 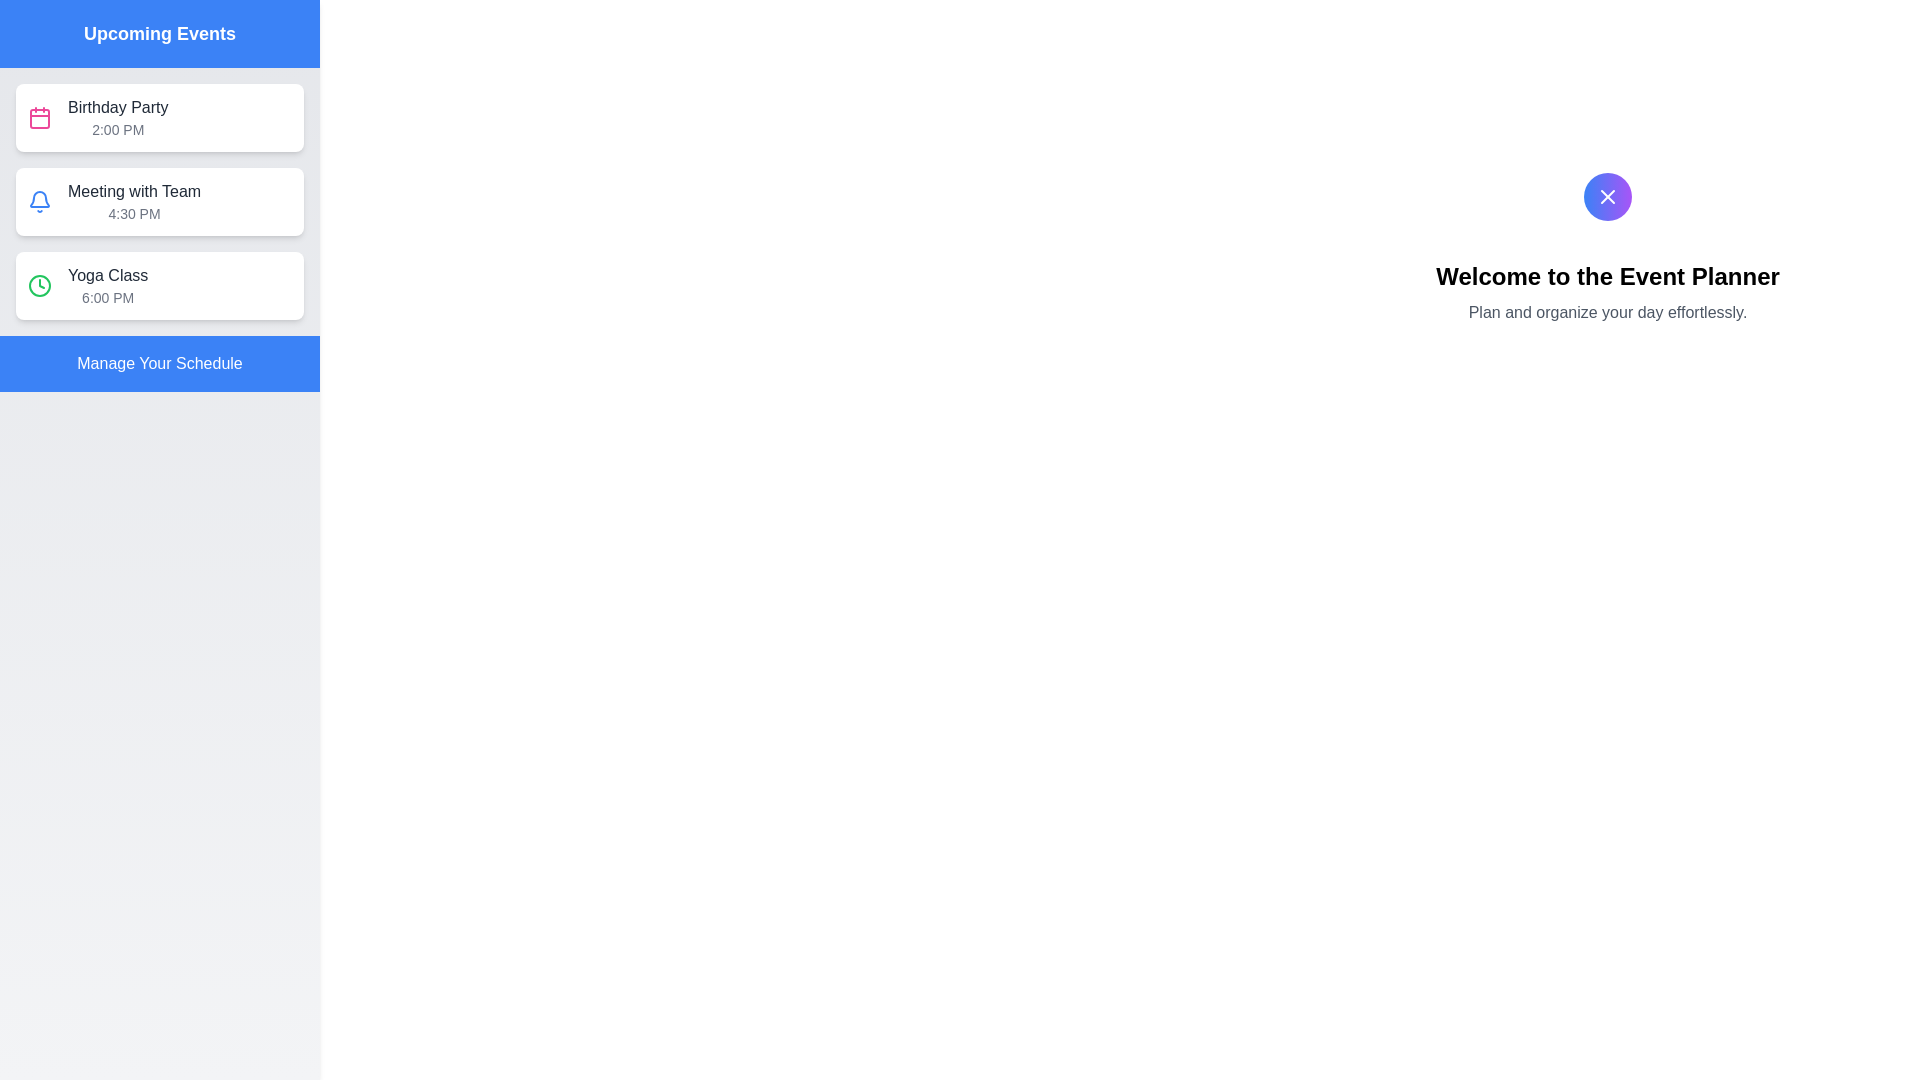 What do you see at coordinates (158, 201) in the screenshot?
I see `information displayed on the card that contains a blue bell icon and text saying 'Meeting with Team' and '4:30 PM', which is the second card in the sidebar` at bounding box center [158, 201].